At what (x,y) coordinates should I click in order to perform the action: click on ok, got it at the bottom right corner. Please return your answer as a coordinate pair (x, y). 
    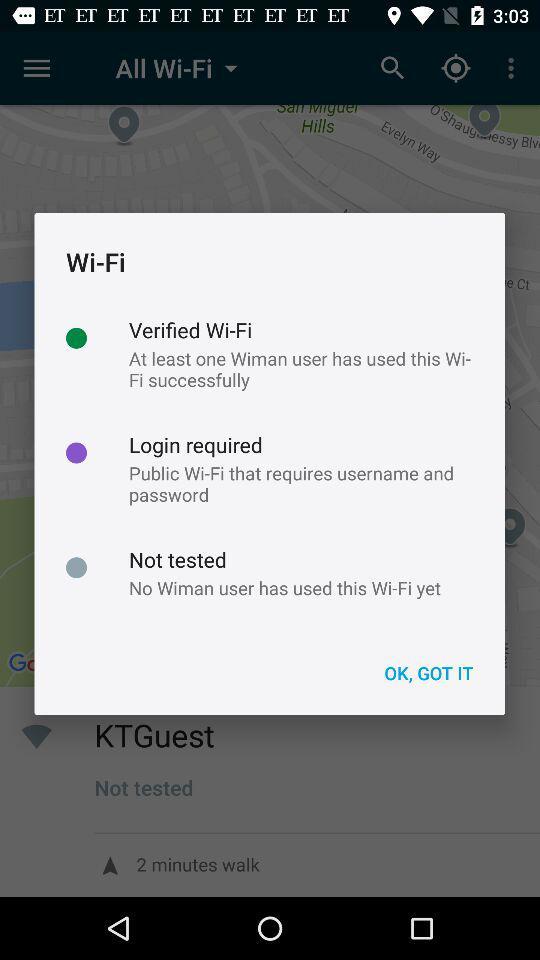
    Looking at the image, I should click on (427, 673).